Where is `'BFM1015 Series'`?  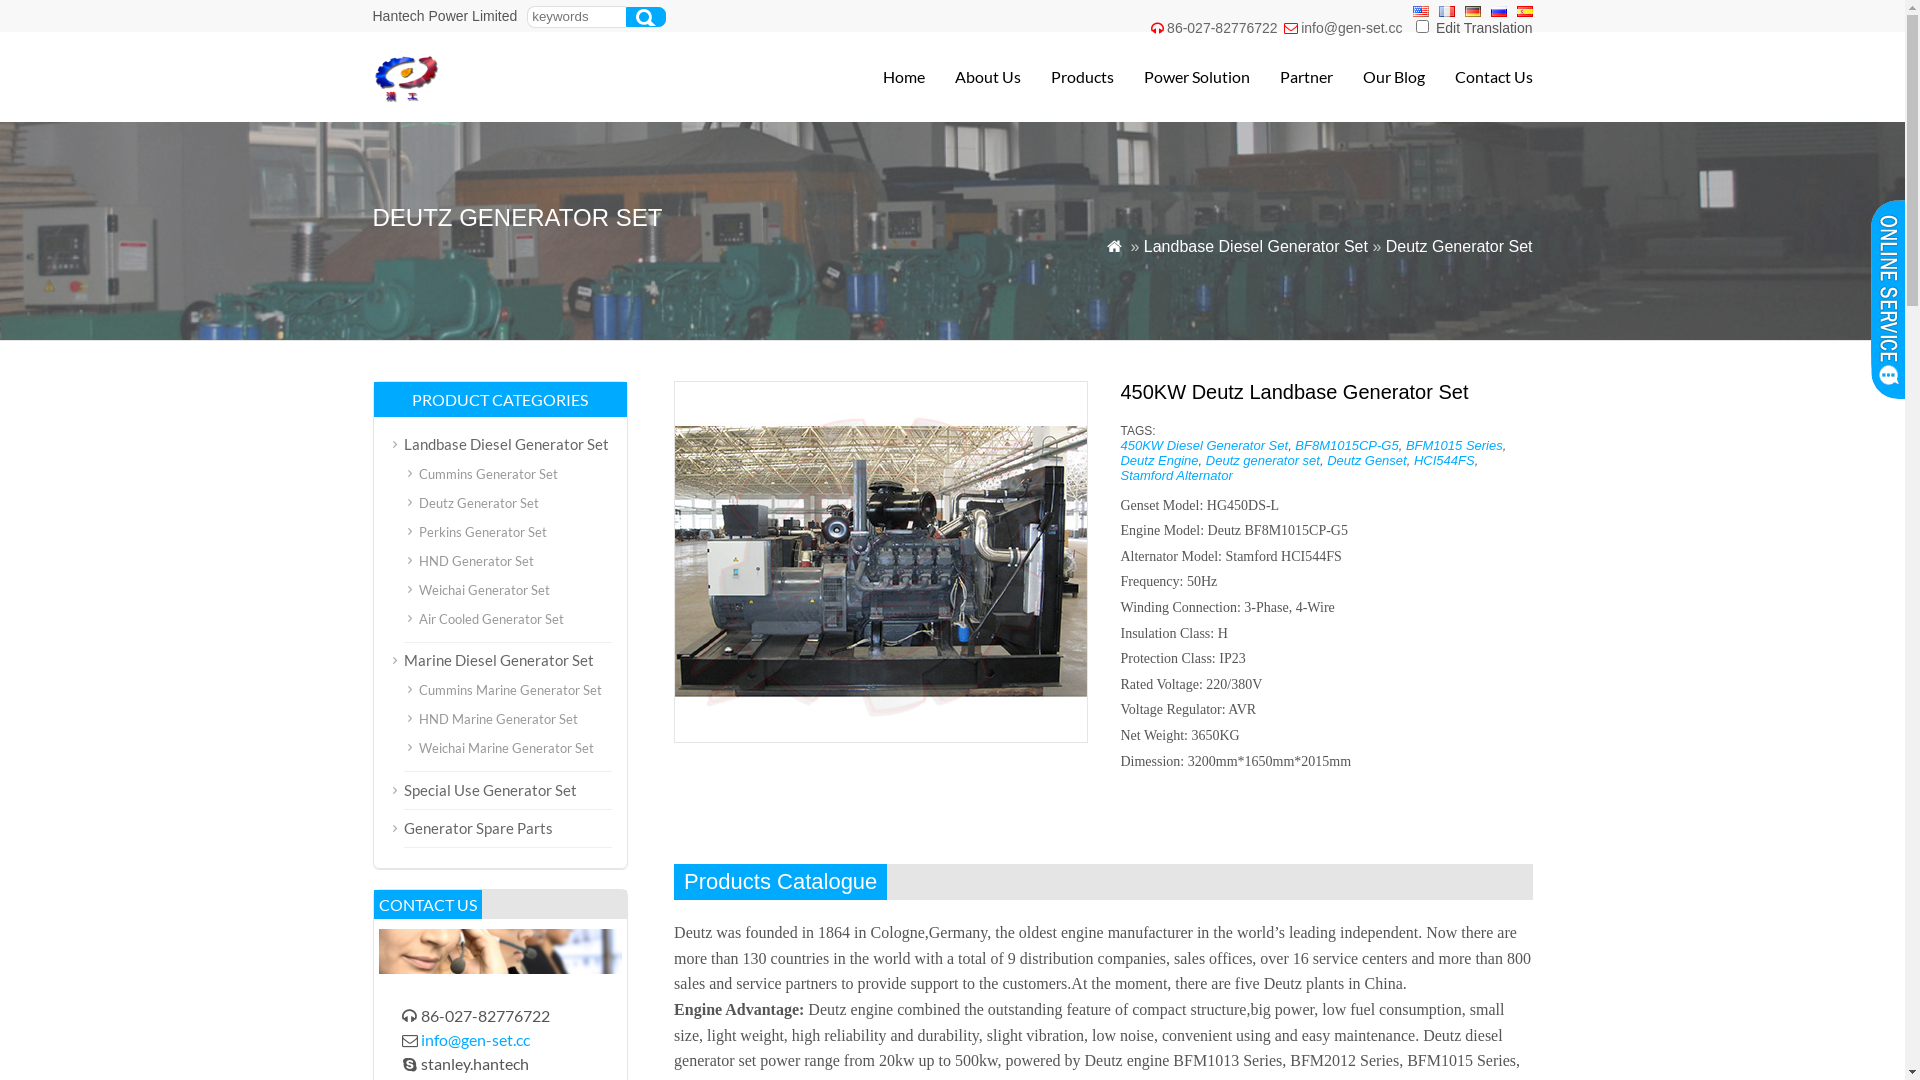
'BFM1015 Series' is located at coordinates (1454, 444).